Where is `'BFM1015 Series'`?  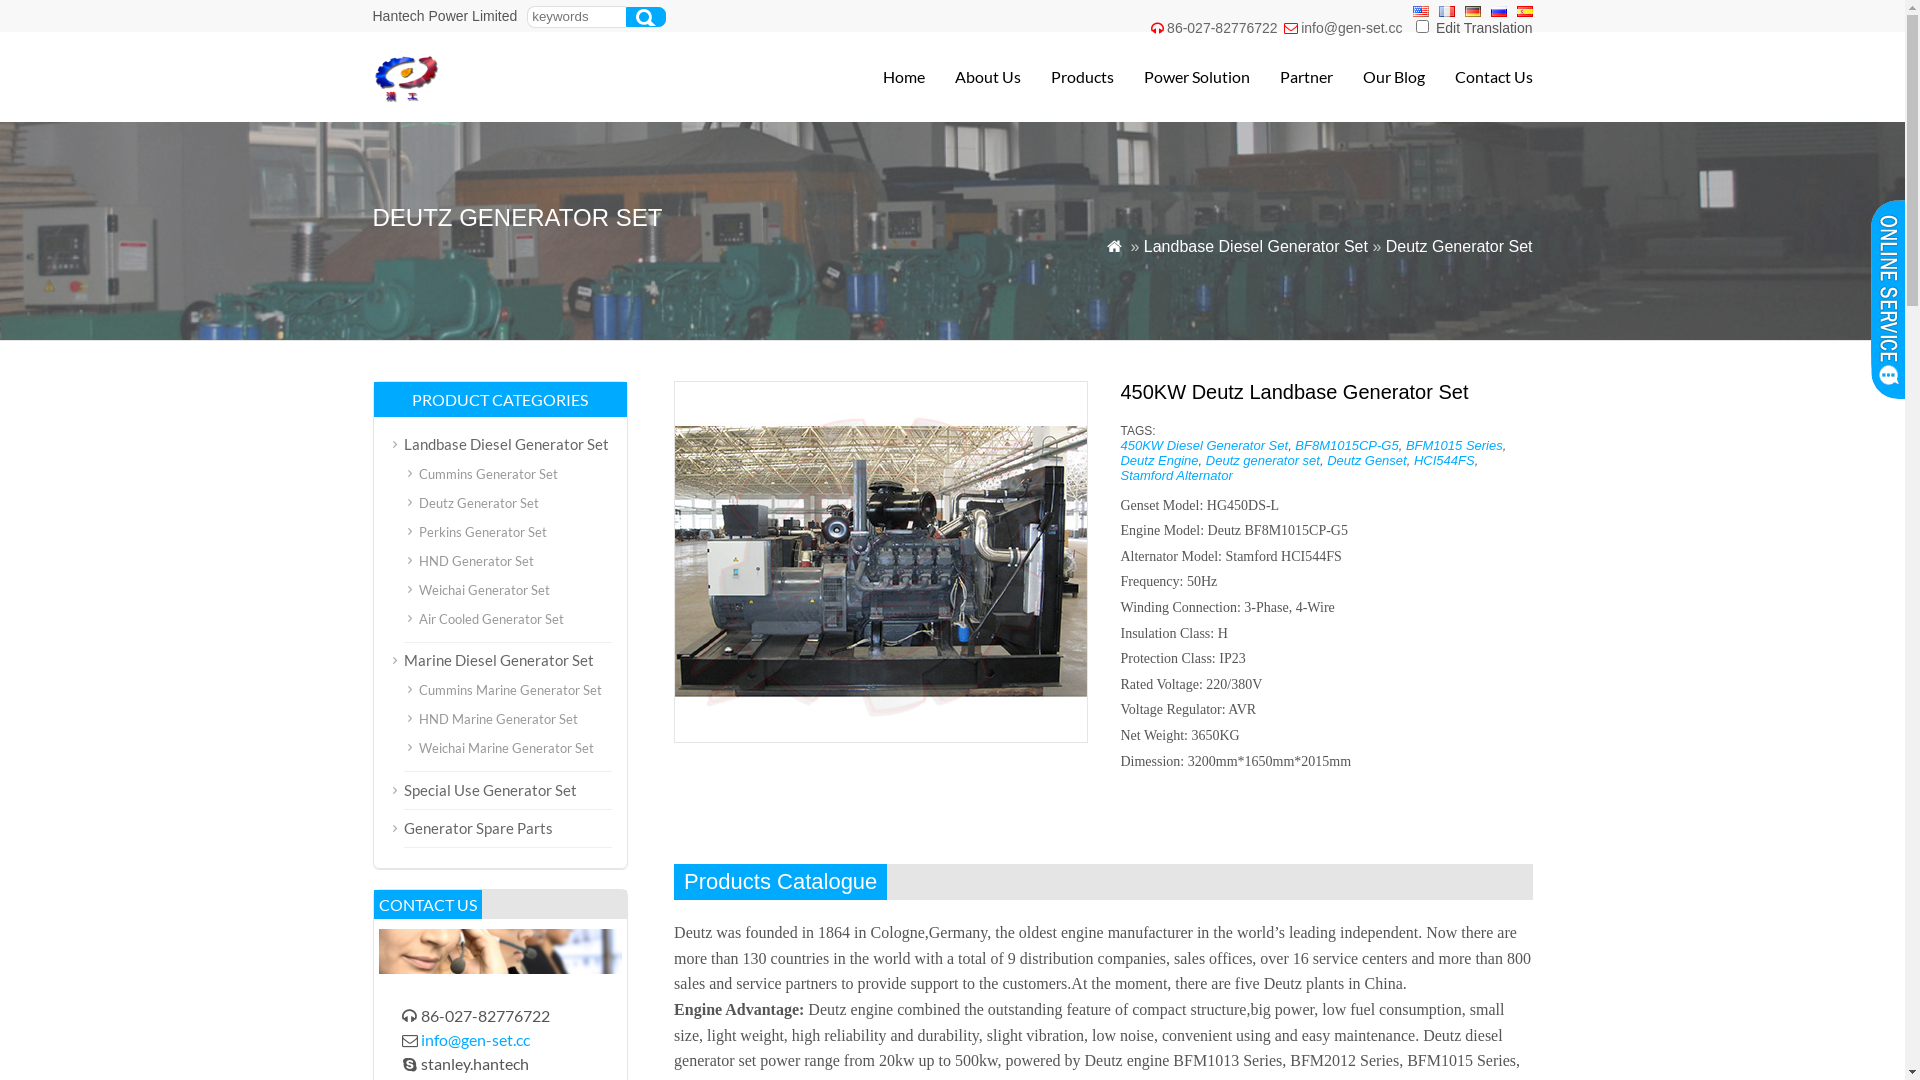
'BFM1015 Series' is located at coordinates (1454, 444).